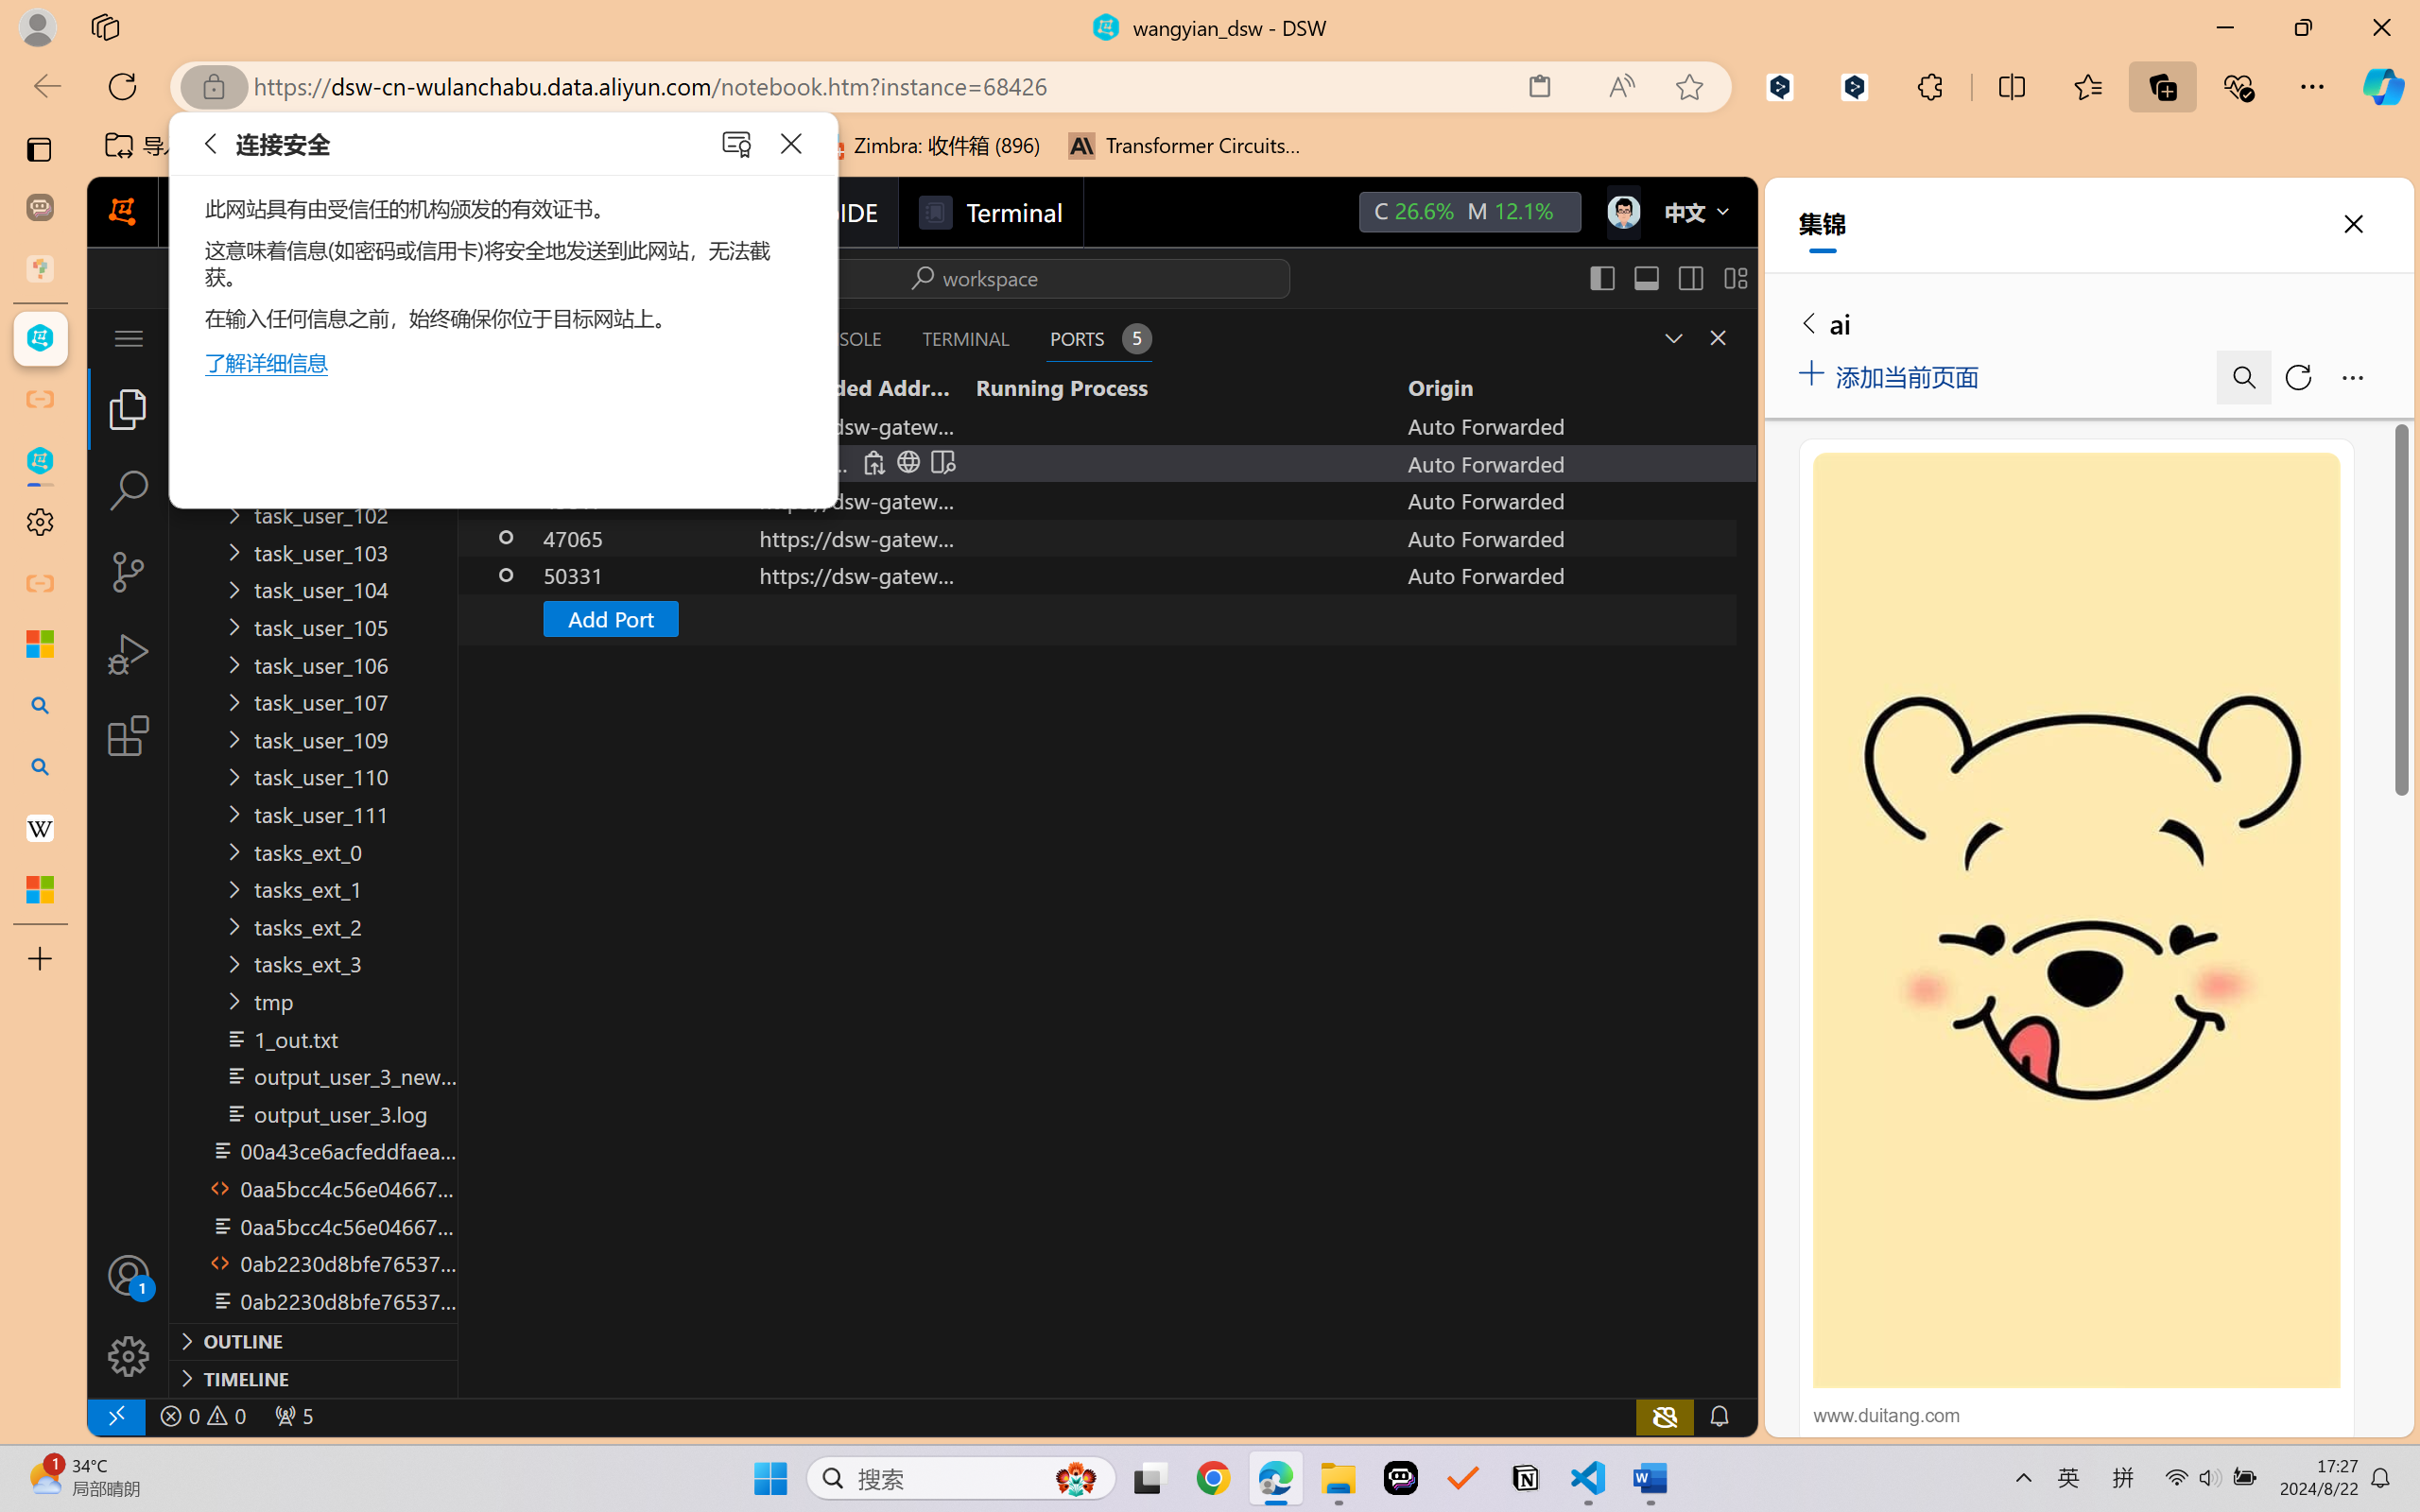 This screenshot has width=2420, height=1512. I want to click on 'Toggle Primary Side Bar (Ctrl+B)', so click(1601, 277).